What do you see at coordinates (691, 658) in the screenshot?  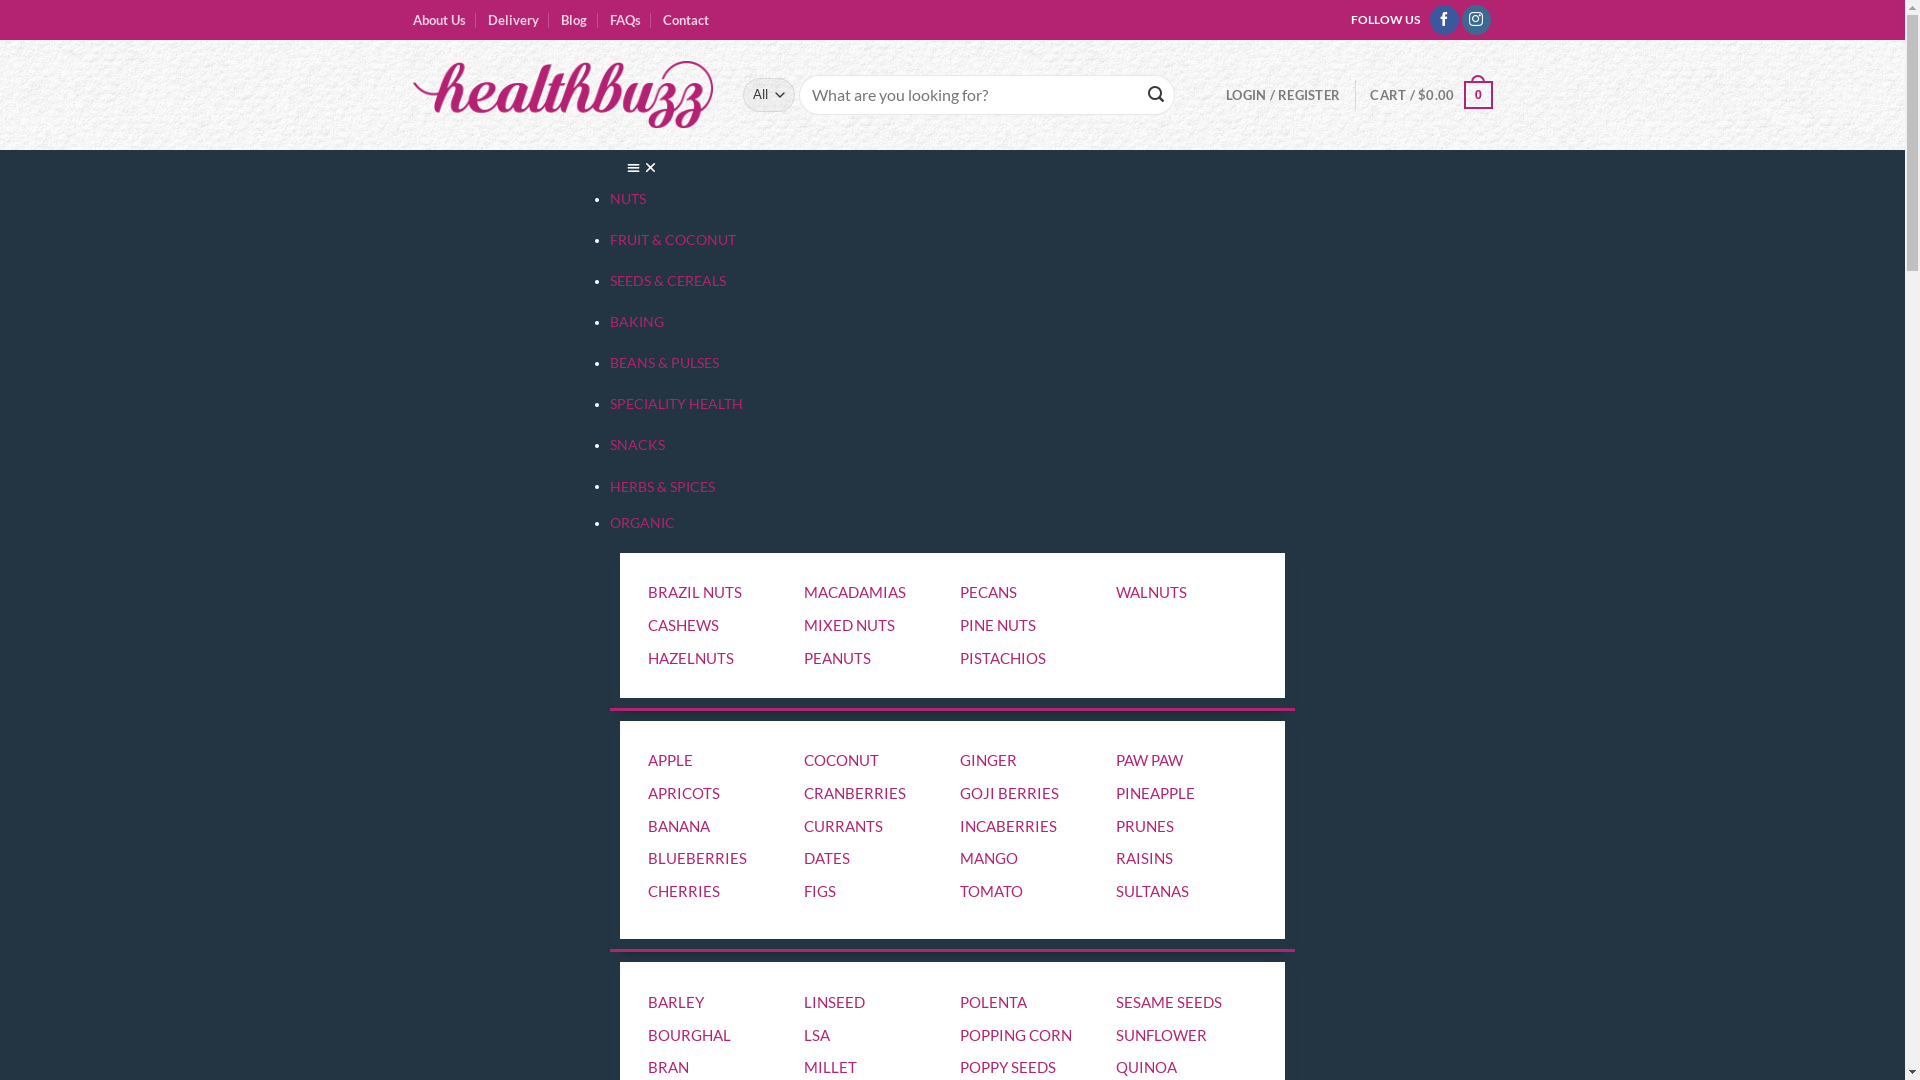 I see `'HAZELNUTS'` at bounding box center [691, 658].